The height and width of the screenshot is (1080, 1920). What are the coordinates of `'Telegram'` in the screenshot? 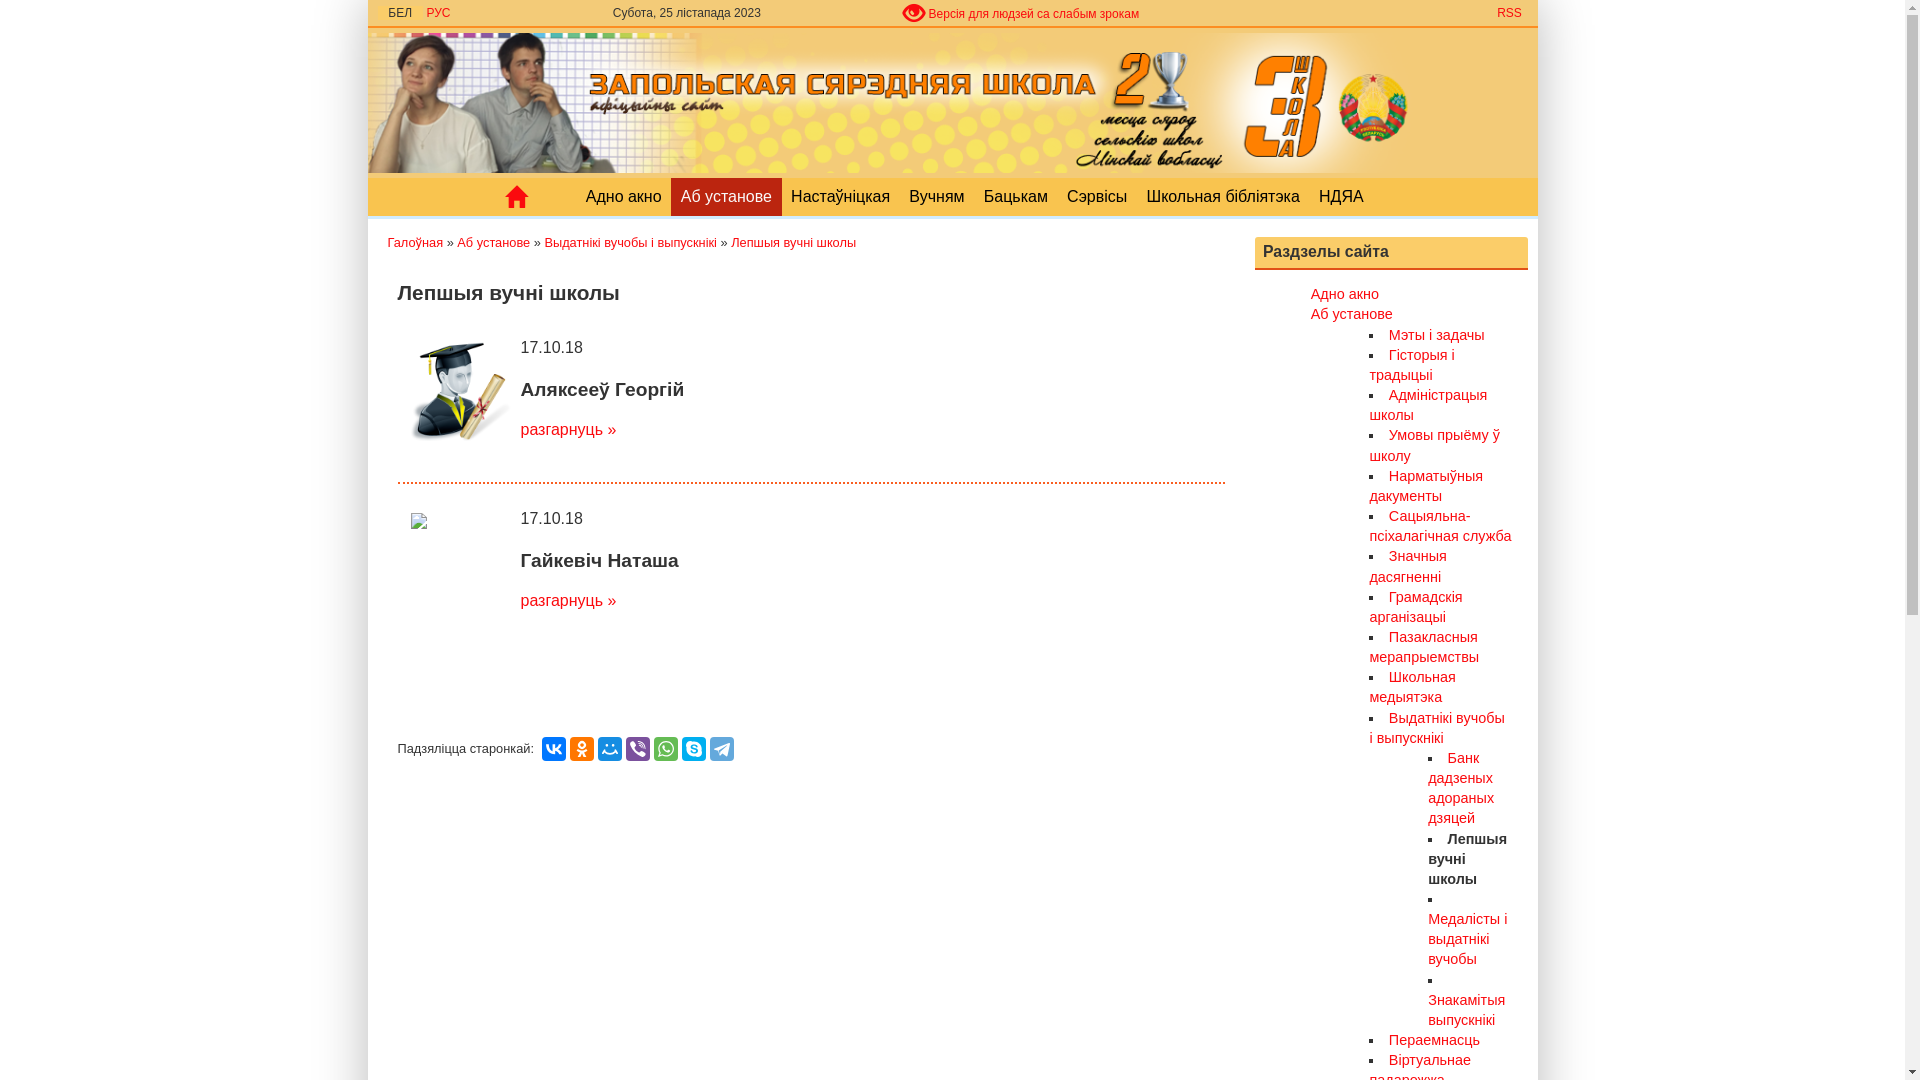 It's located at (720, 748).